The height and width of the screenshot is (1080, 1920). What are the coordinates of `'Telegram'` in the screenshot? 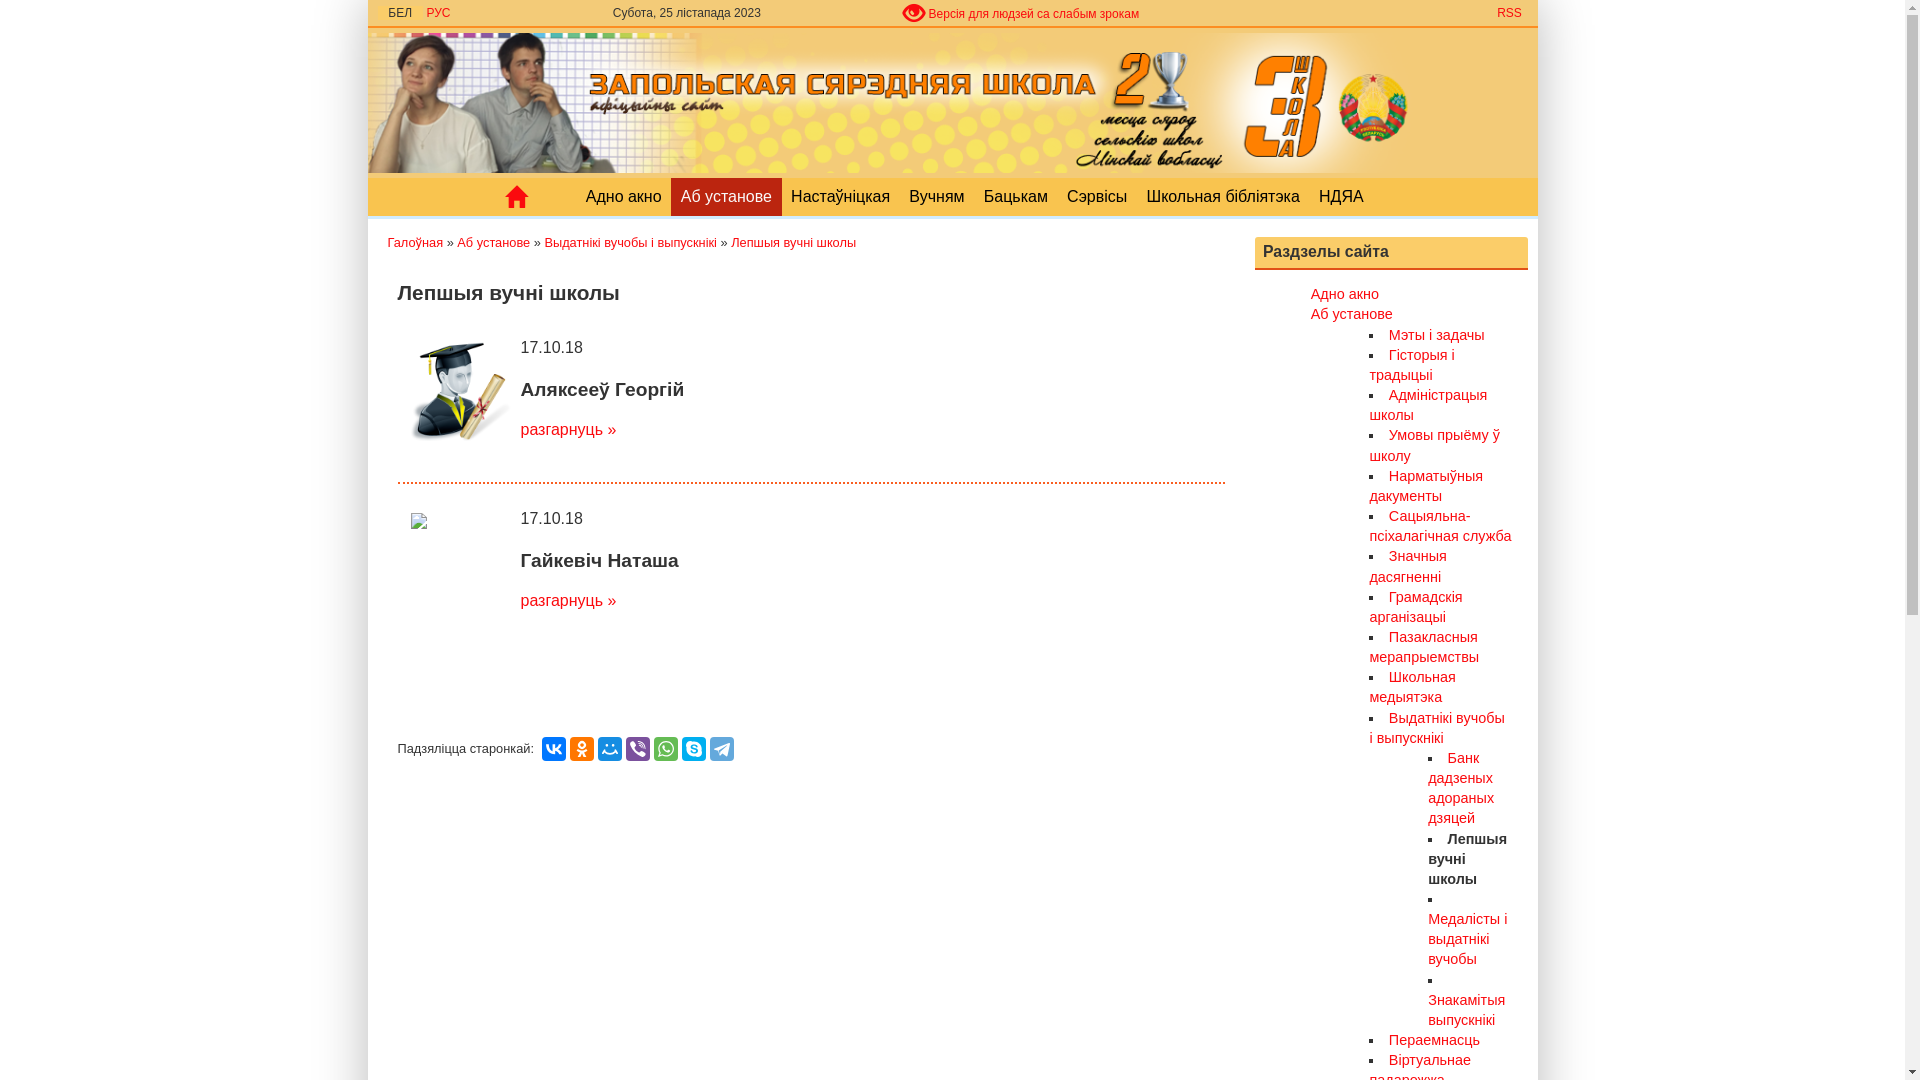 It's located at (720, 748).